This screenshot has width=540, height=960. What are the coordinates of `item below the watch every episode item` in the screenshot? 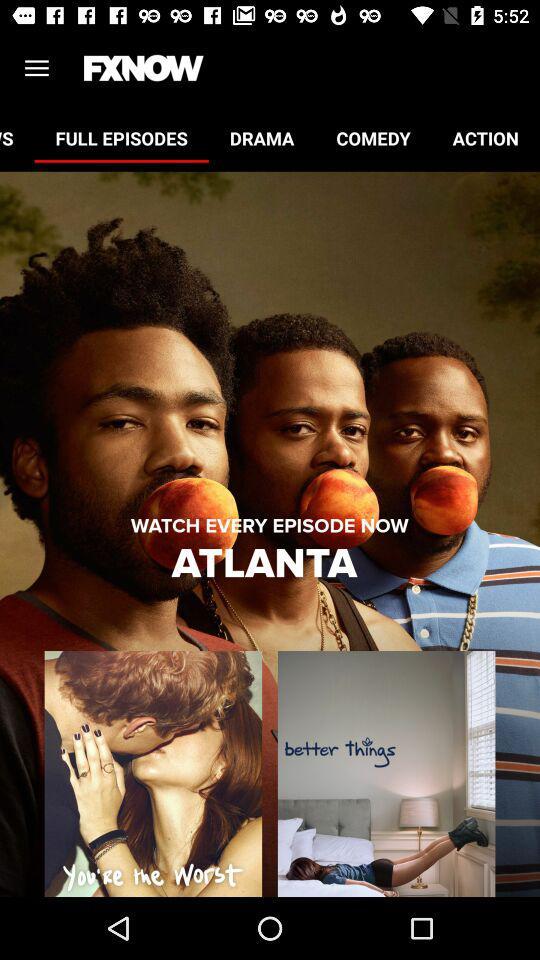 It's located at (269, 564).